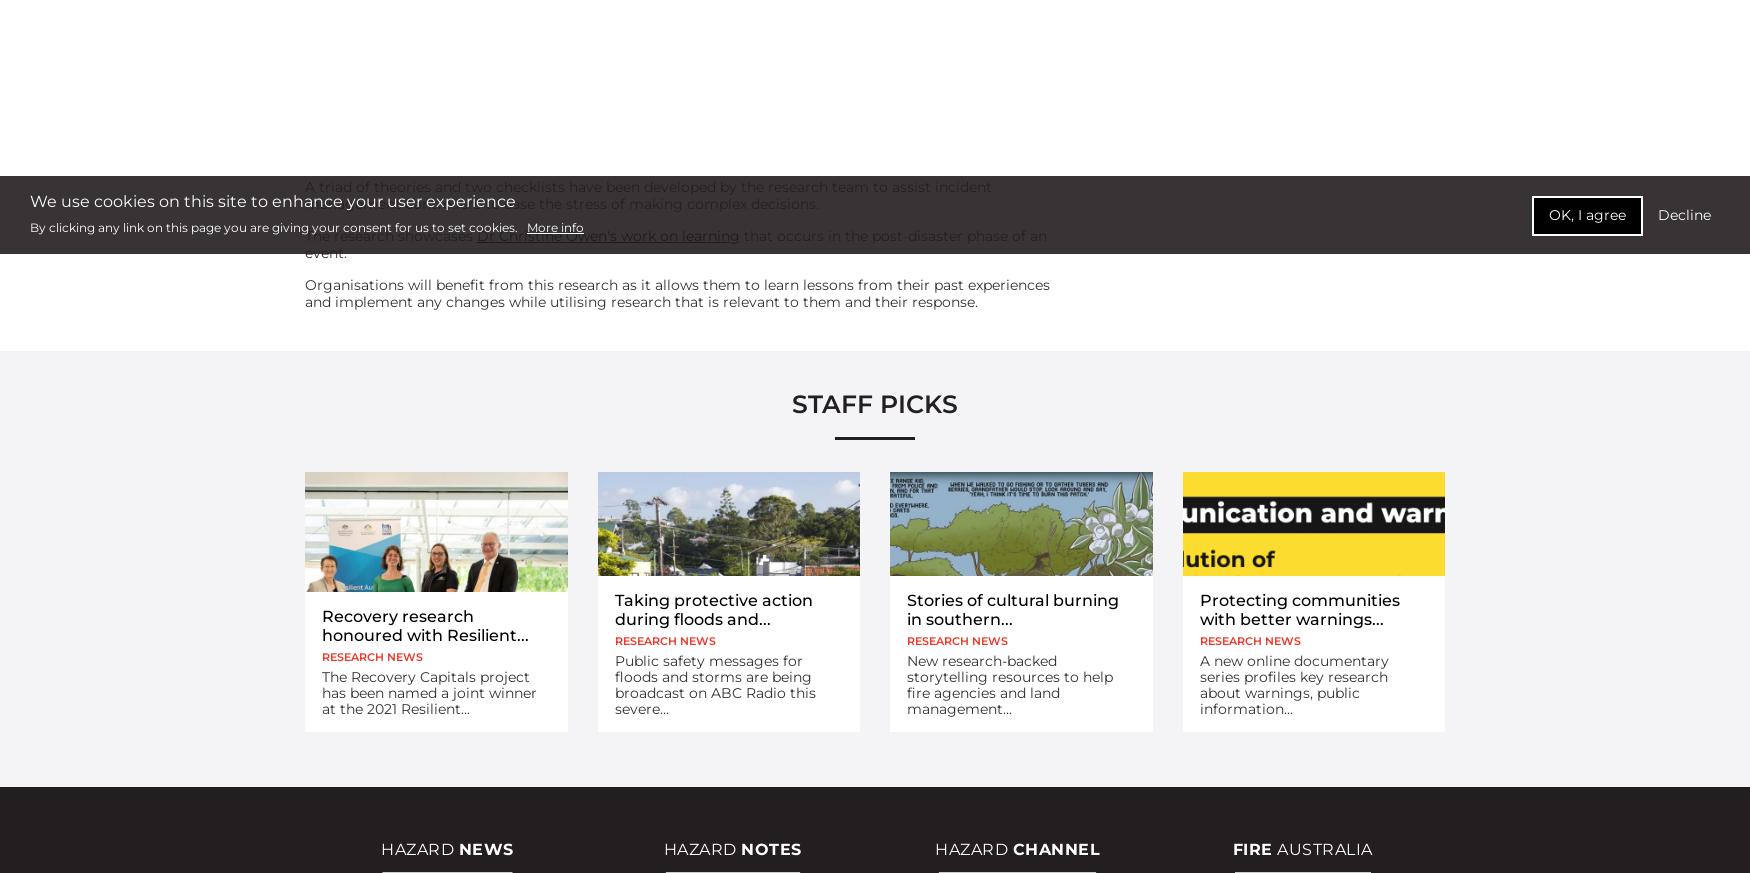  Describe the element at coordinates (1321, 849) in the screenshot. I see `'Australia'` at that location.